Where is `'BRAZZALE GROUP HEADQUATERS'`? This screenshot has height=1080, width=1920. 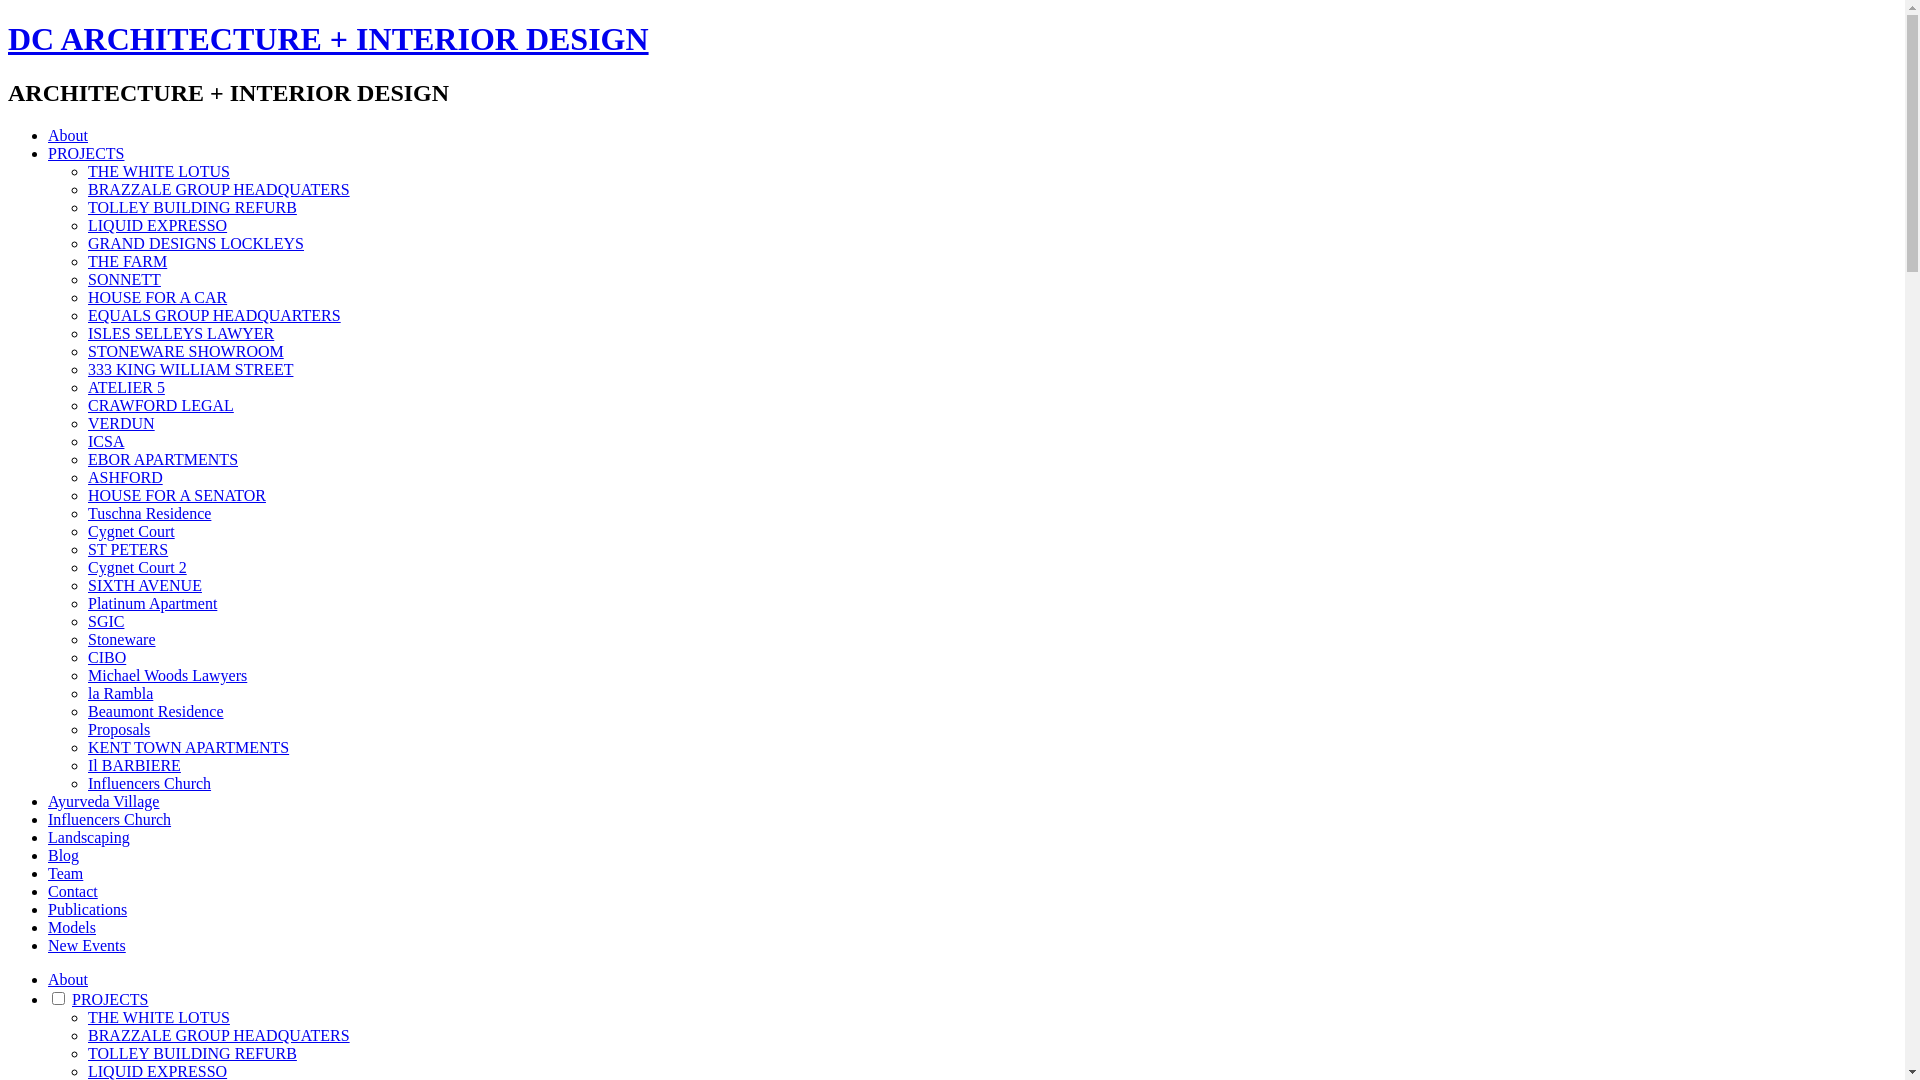 'BRAZZALE GROUP HEADQUATERS' is located at coordinates (219, 189).